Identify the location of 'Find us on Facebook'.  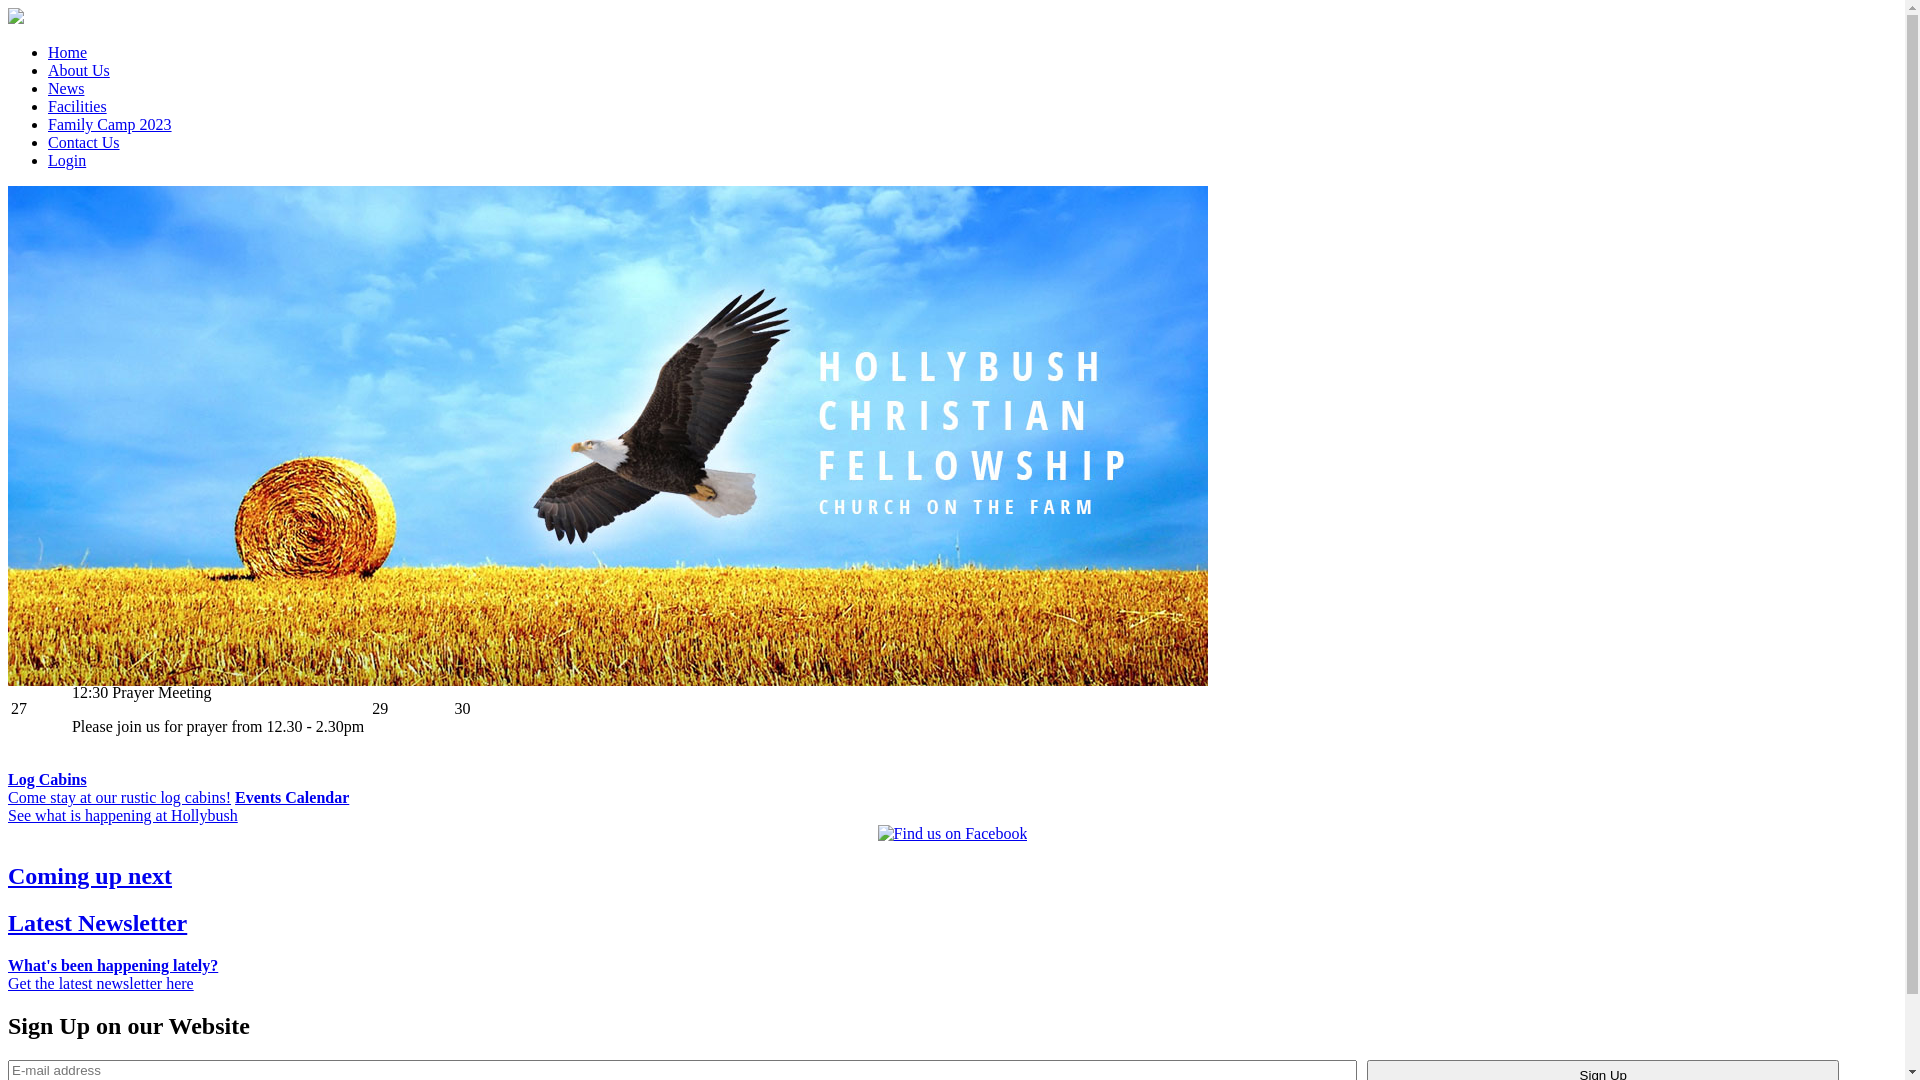
(952, 833).